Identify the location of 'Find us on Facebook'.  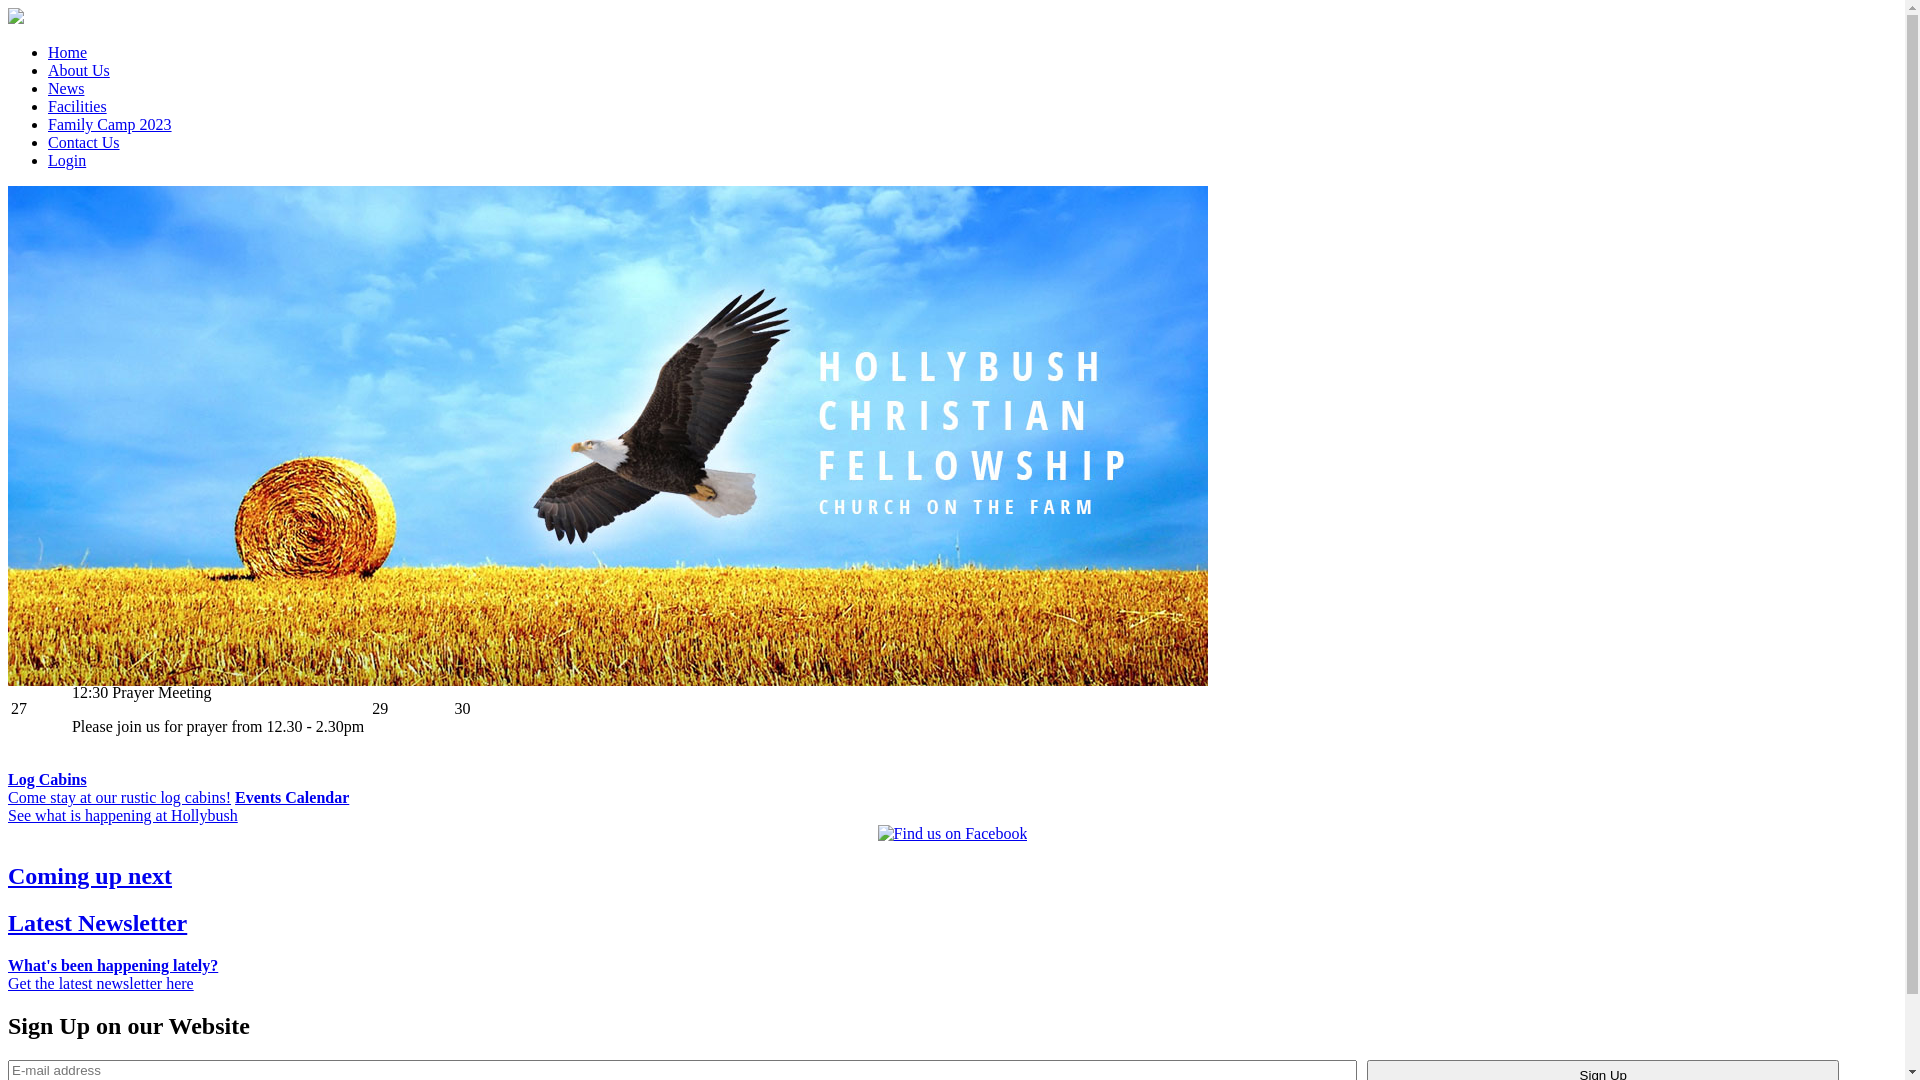
(952, 833).